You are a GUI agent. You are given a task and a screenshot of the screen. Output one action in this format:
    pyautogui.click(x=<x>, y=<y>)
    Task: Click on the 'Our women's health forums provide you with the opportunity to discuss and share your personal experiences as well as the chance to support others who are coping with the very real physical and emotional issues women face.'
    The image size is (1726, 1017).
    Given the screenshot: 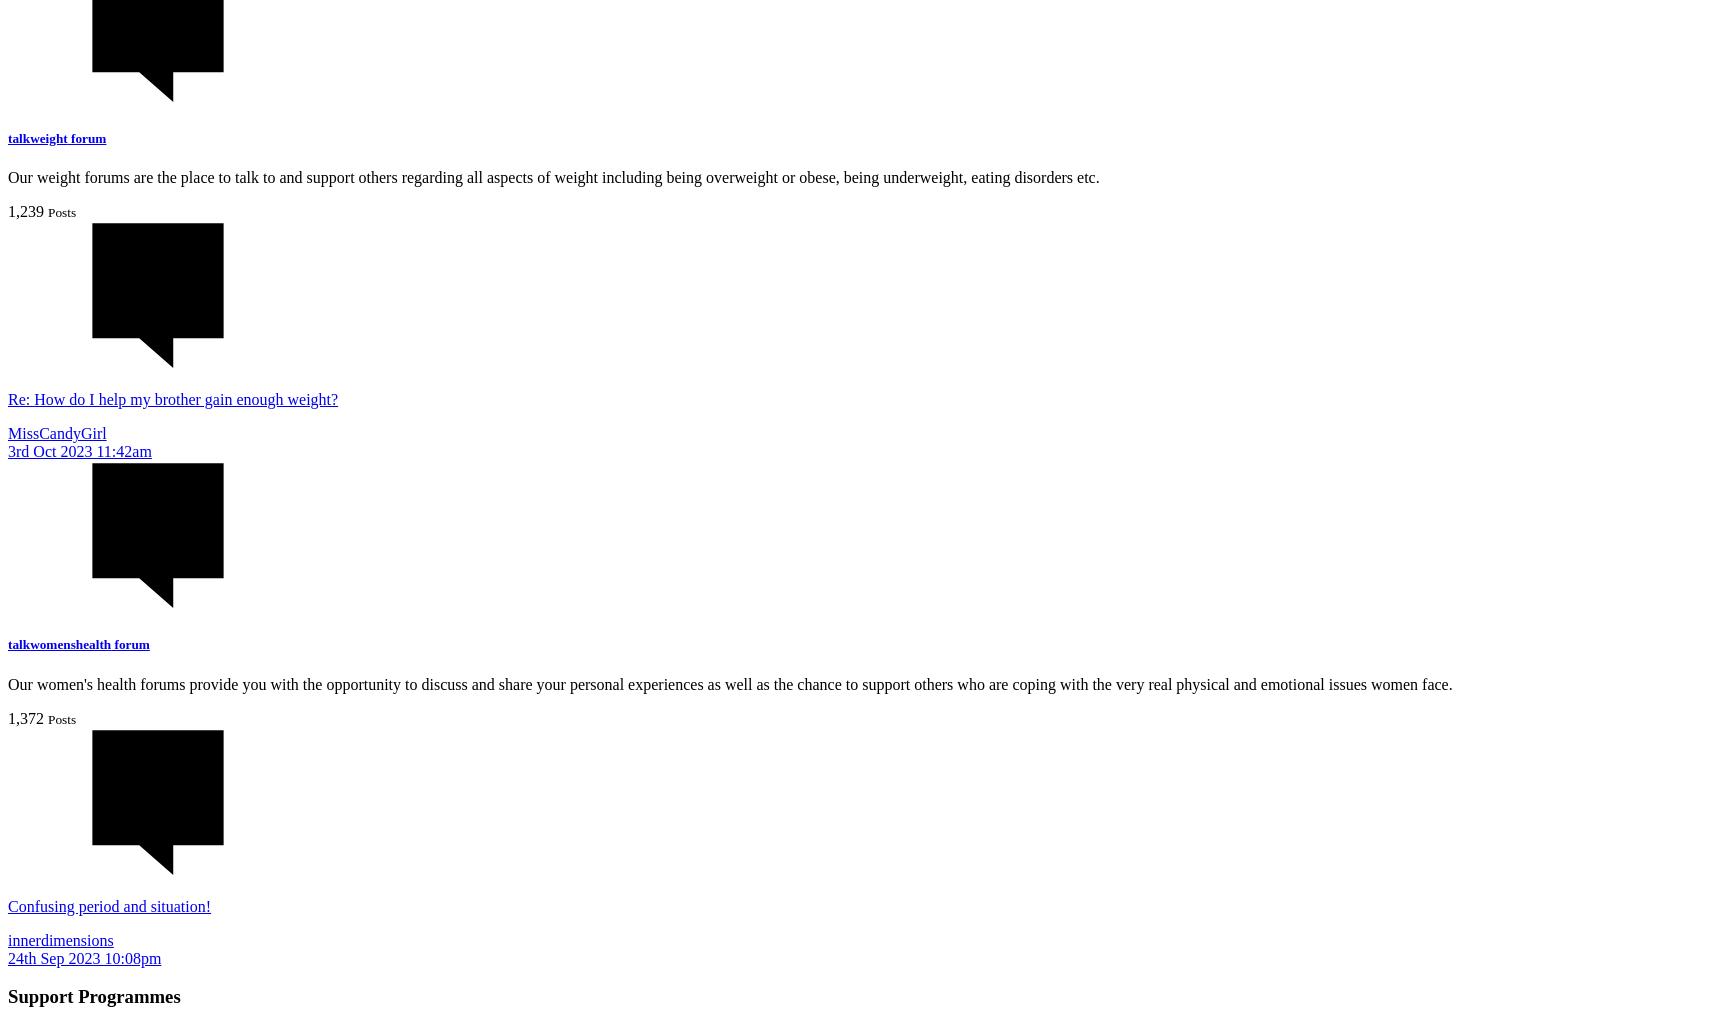 What is the action you would take?
    pyautogui.click(x=729, y=682)
    